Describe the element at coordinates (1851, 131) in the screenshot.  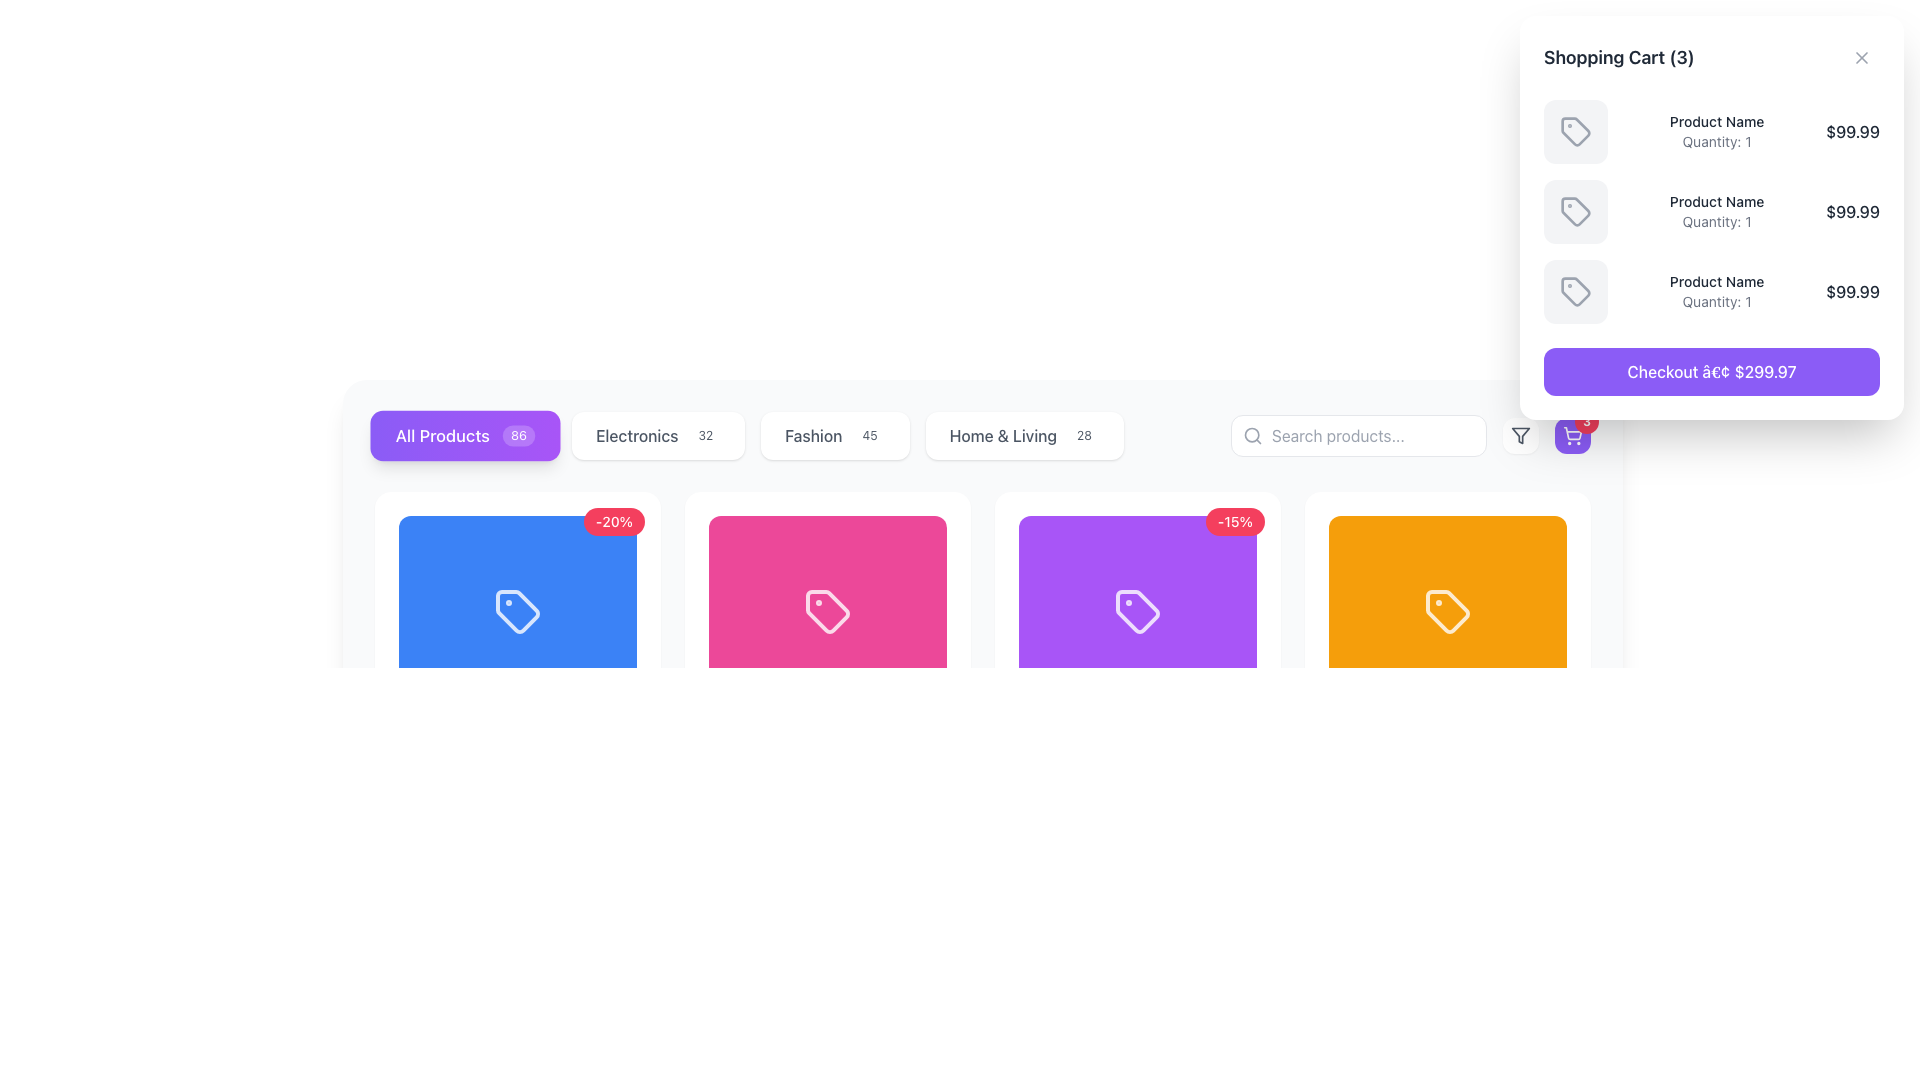
I see `the static text display that shows the price of the product in the 'Shopping Cart' modal window, located to the right of 'Product Name' and 'Quantity: 1'` at that location.